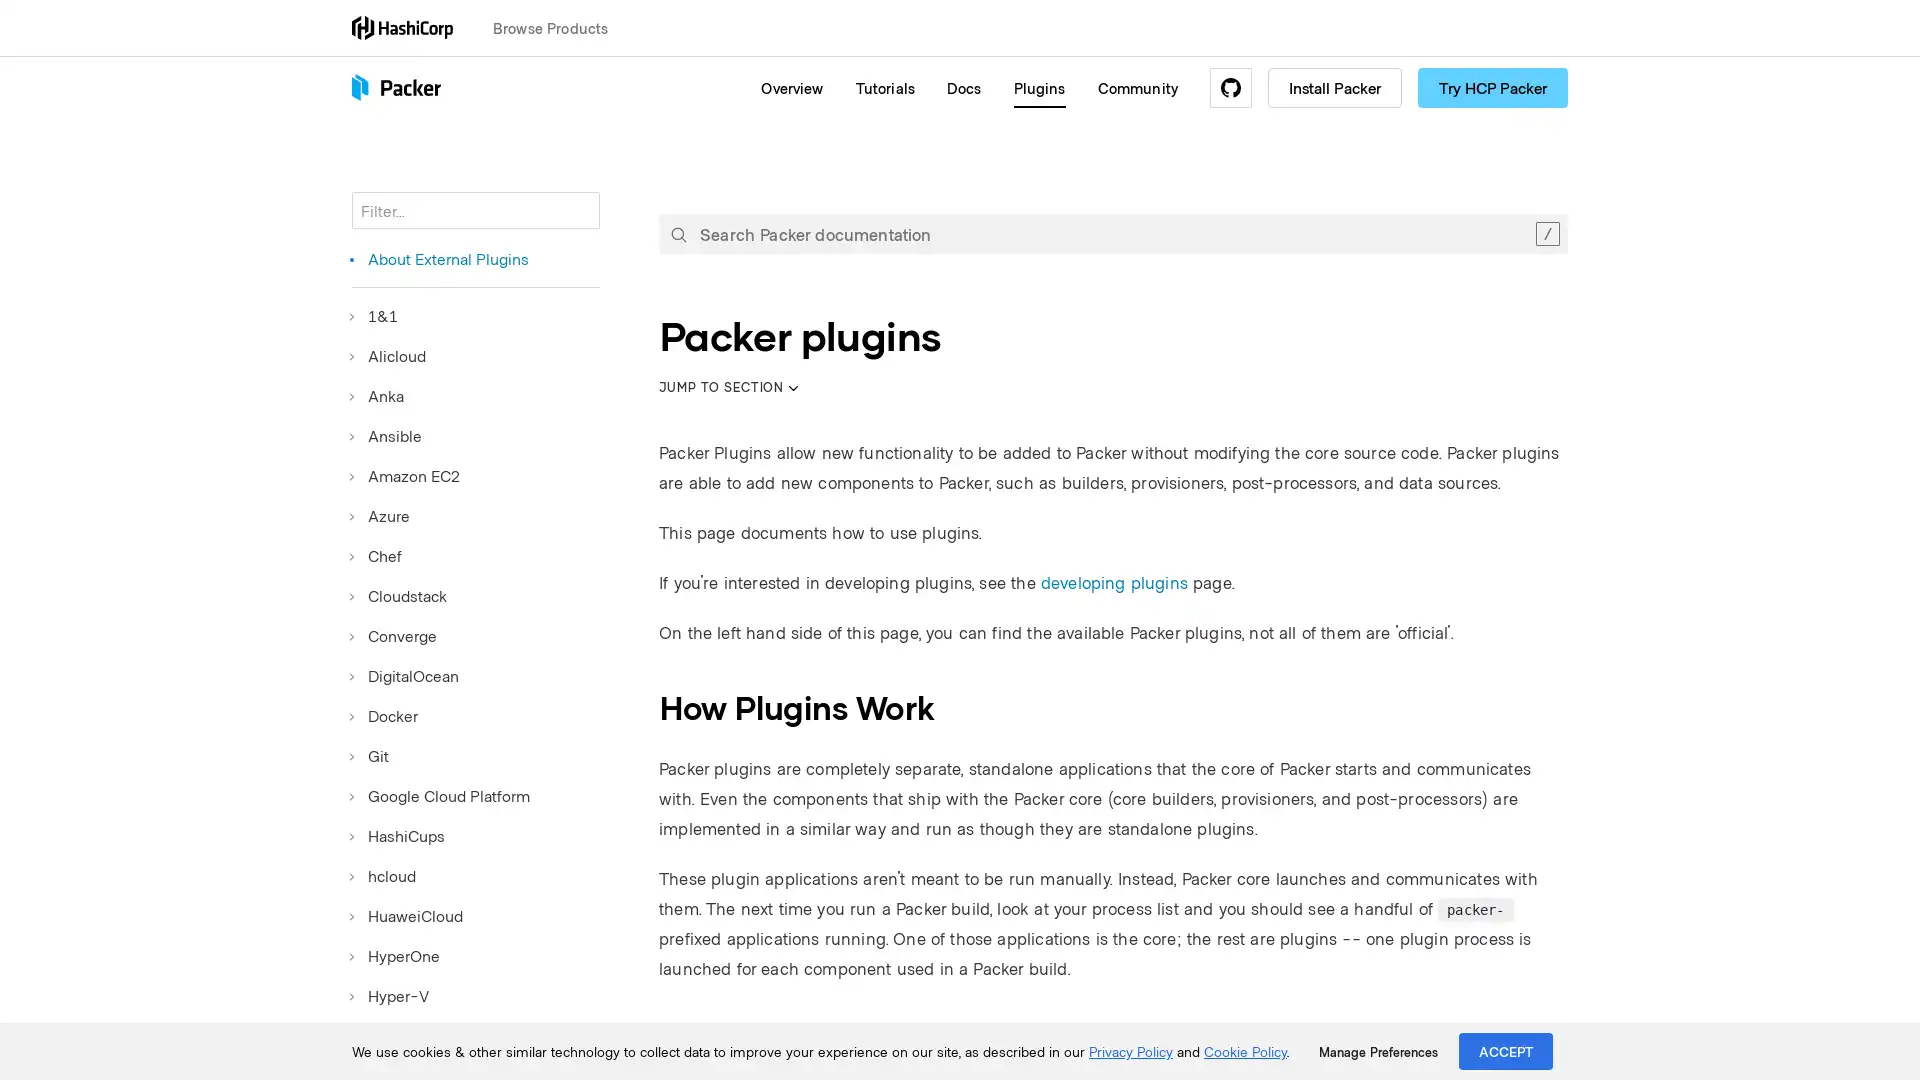 This screenshot has width=1920, height=1080. I want to click on Chef, so click(377, 555).